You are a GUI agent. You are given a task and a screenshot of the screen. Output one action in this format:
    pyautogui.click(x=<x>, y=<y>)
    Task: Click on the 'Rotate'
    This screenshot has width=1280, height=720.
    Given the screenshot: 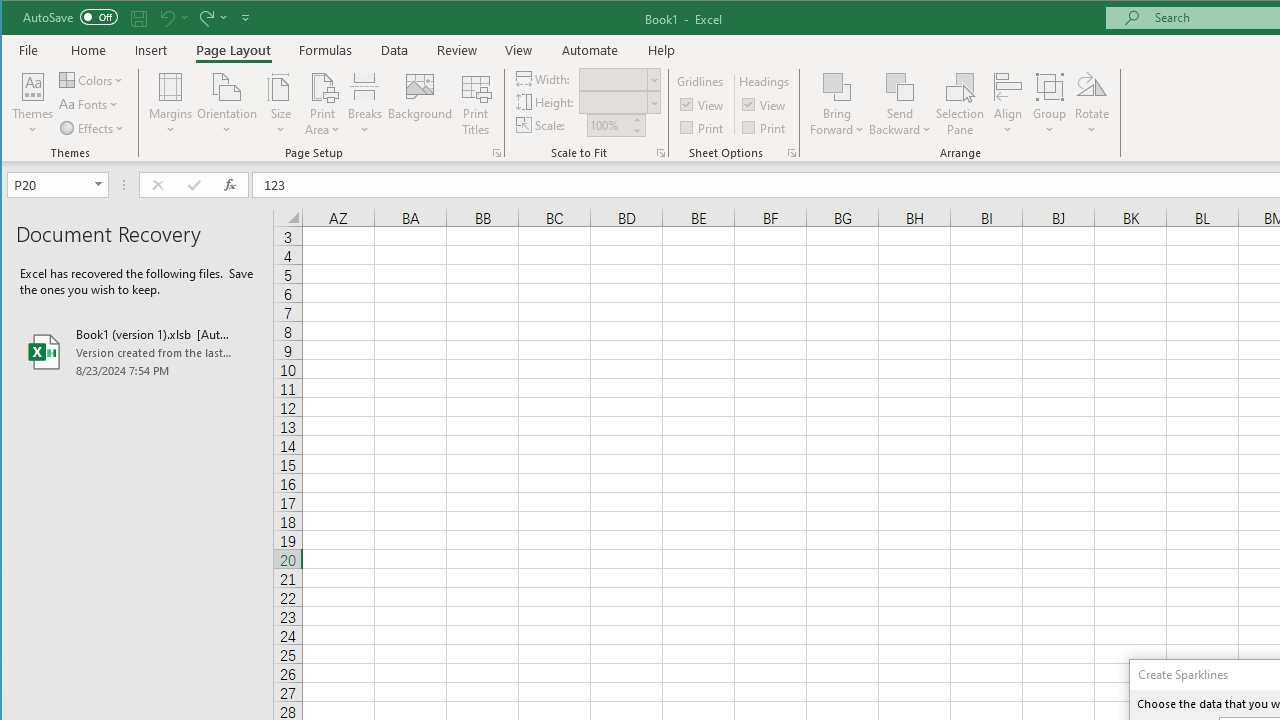 What is the action you would take?
    pyautogui.click(x=1091, y=104)
    